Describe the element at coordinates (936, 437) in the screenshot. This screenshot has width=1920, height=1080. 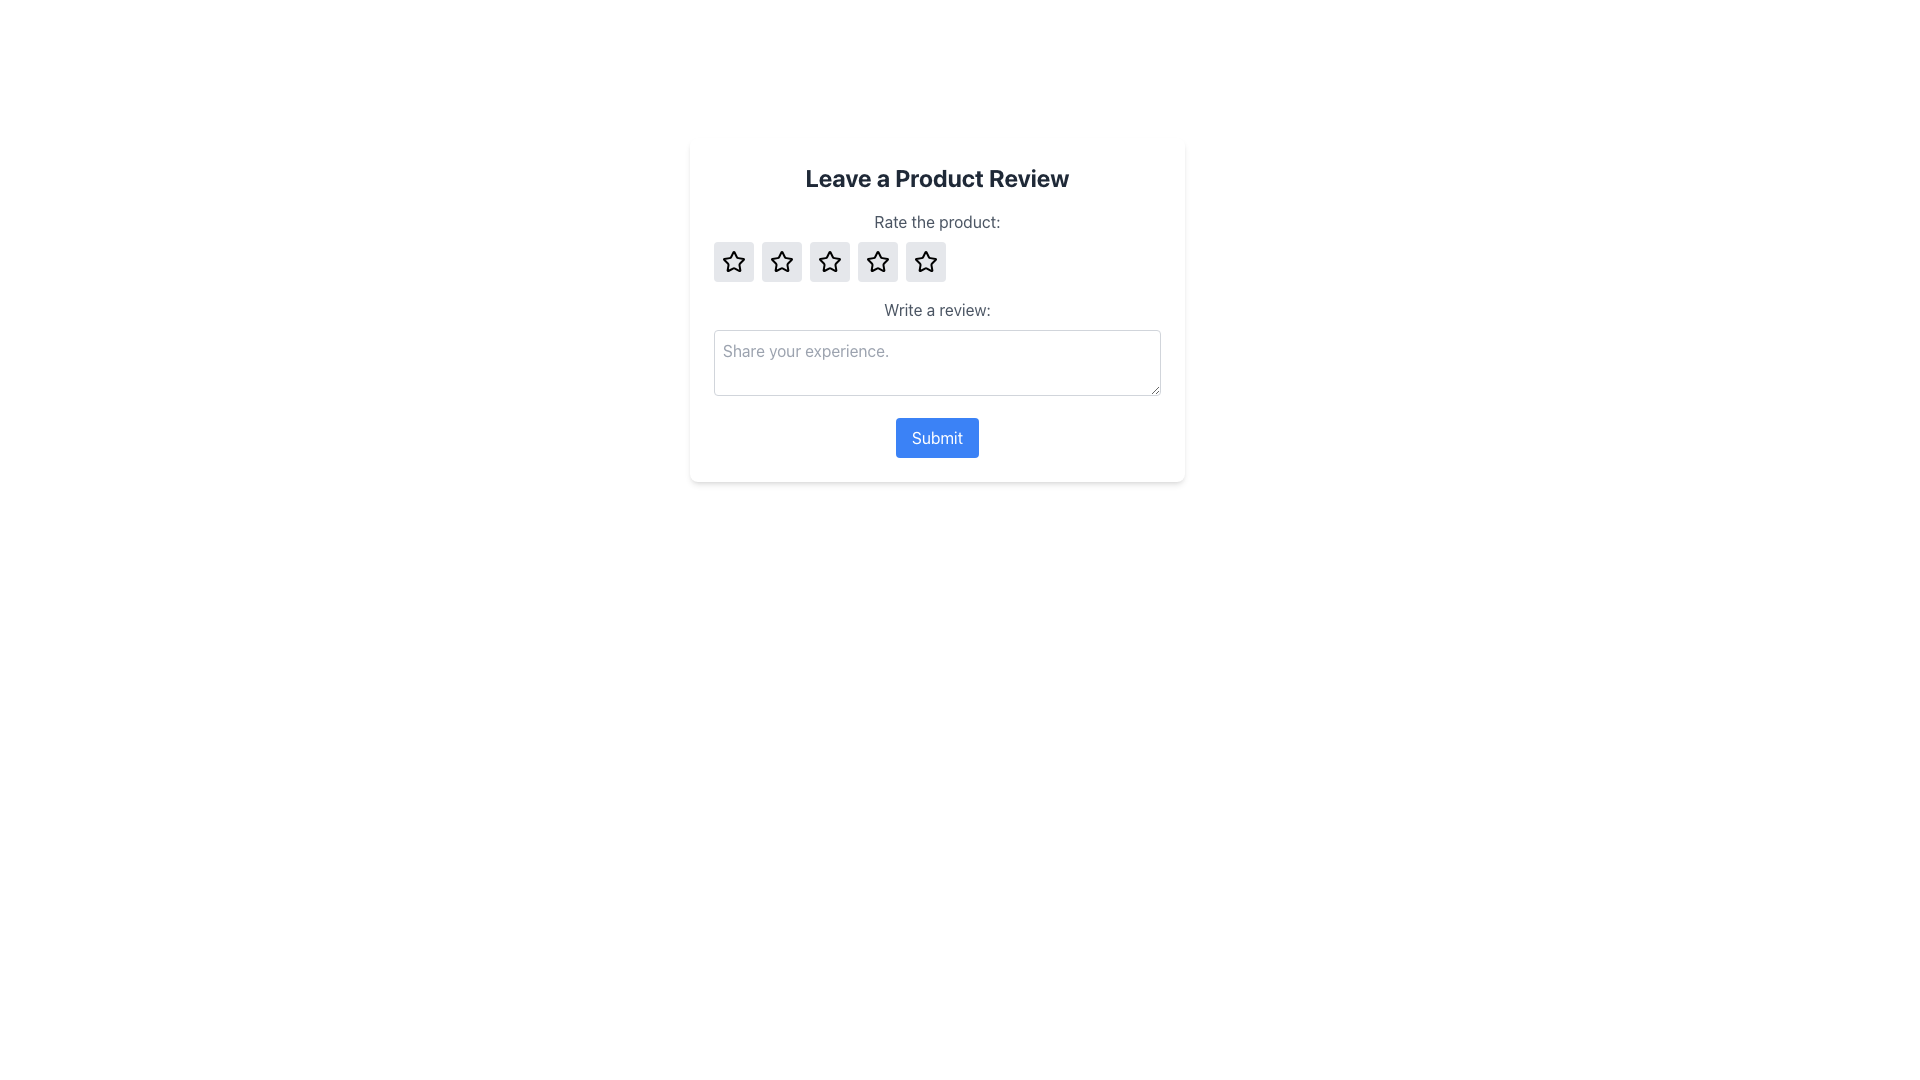
I see `the submit button located at the bottom of the form, which triggers a hover effect to indicate its functionality` at that location.